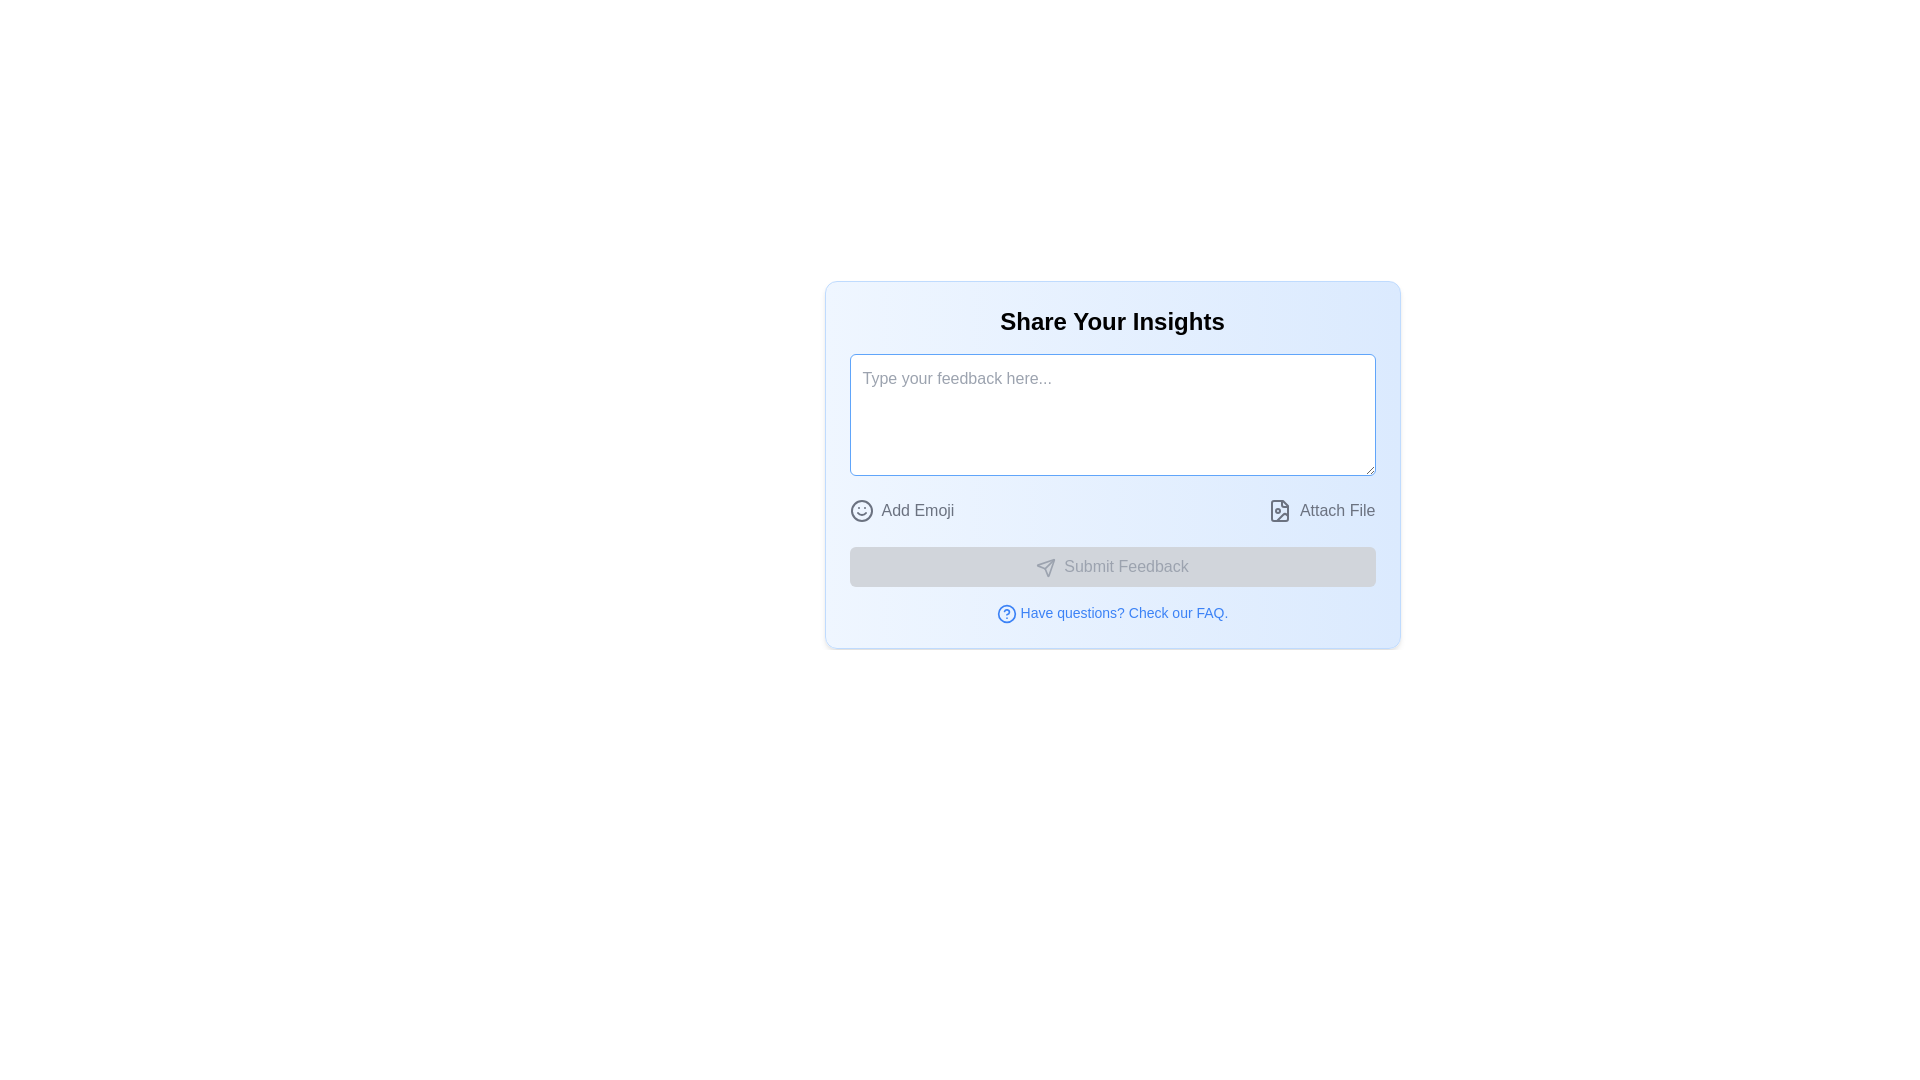  What do you see at coordinates (1045, 567) in the screenshot?
I see `the arrowhead icon resembling a send symbol, which is part of an SVG graphic representing a sending action` at bounding box center [1045, 567].